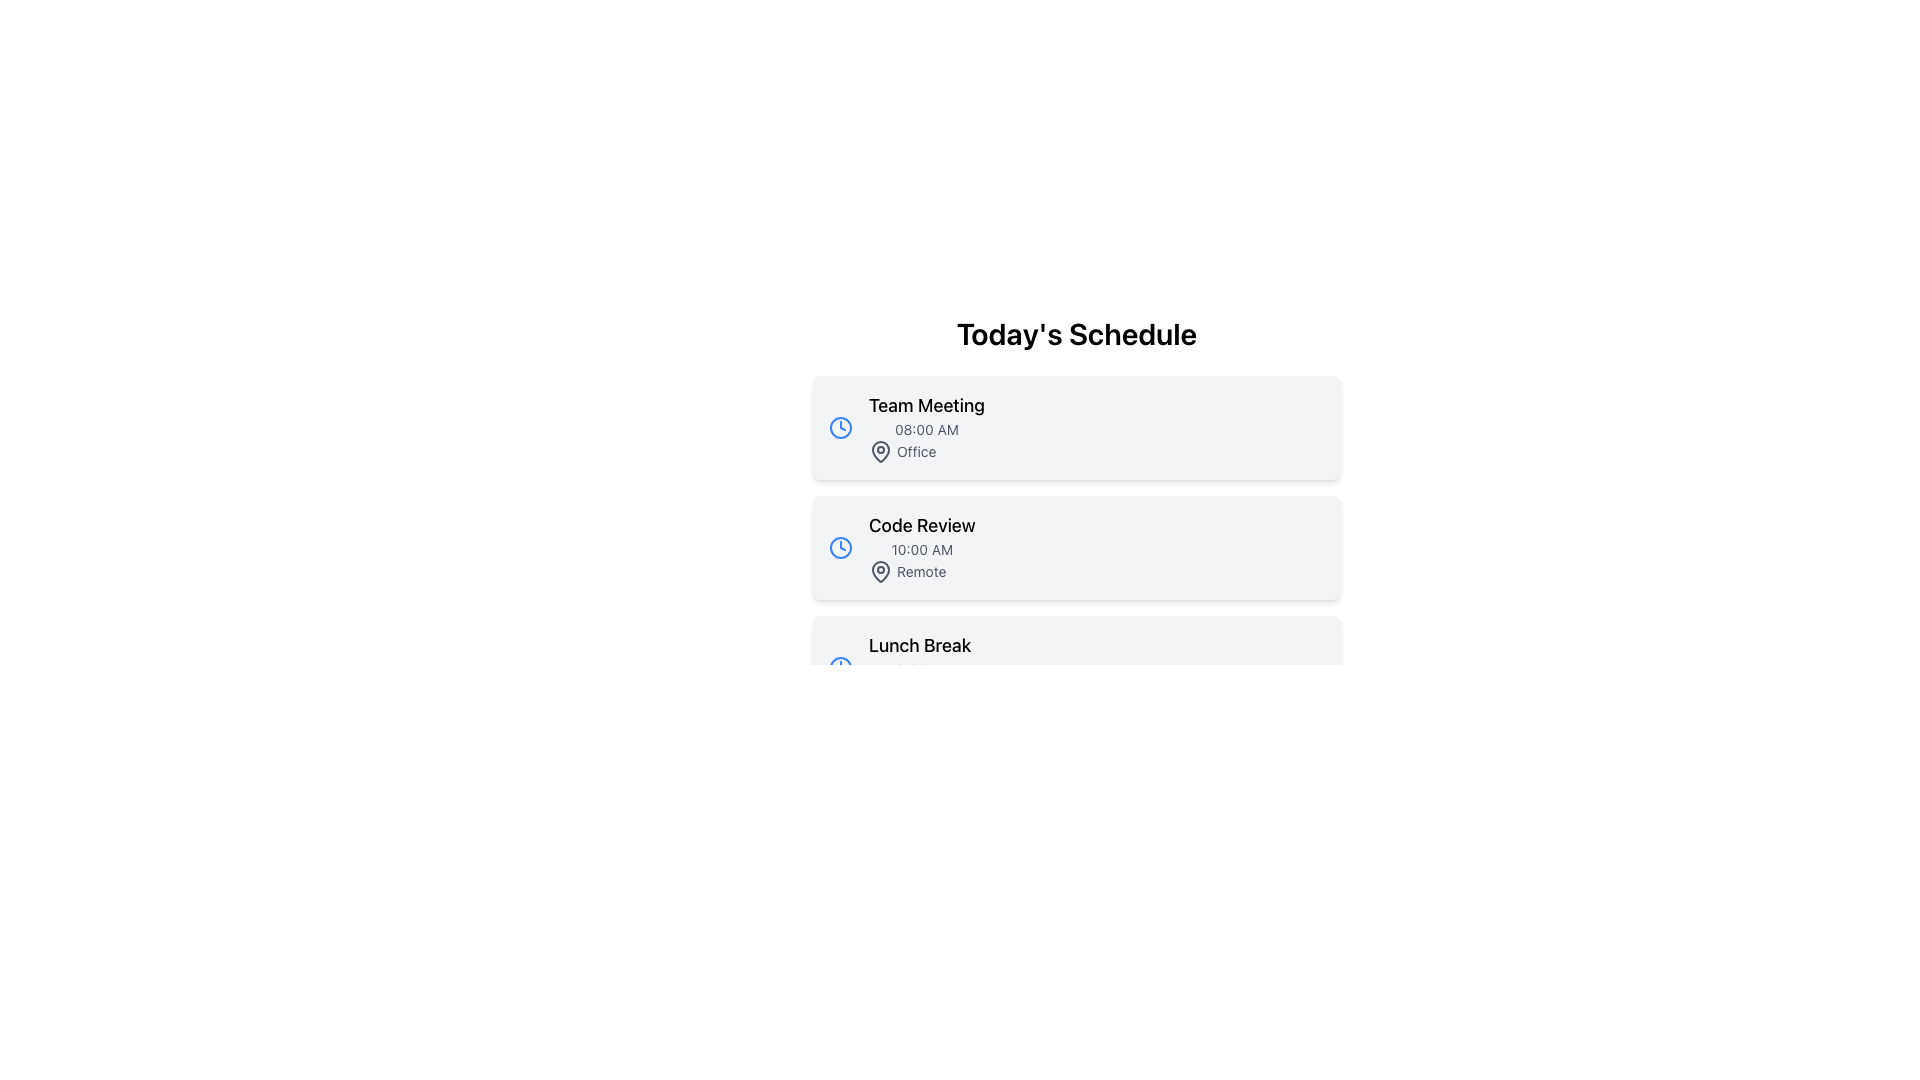 The width and height of the screenshot is (1920, 1080). What do you see at coordinates (919, 645) in the screenshot?
I see `the Text Label that identifies the schedule entry in the third entry of 'Today's Schedule', positioned above the time and location details` at bounding box center [919, 645].